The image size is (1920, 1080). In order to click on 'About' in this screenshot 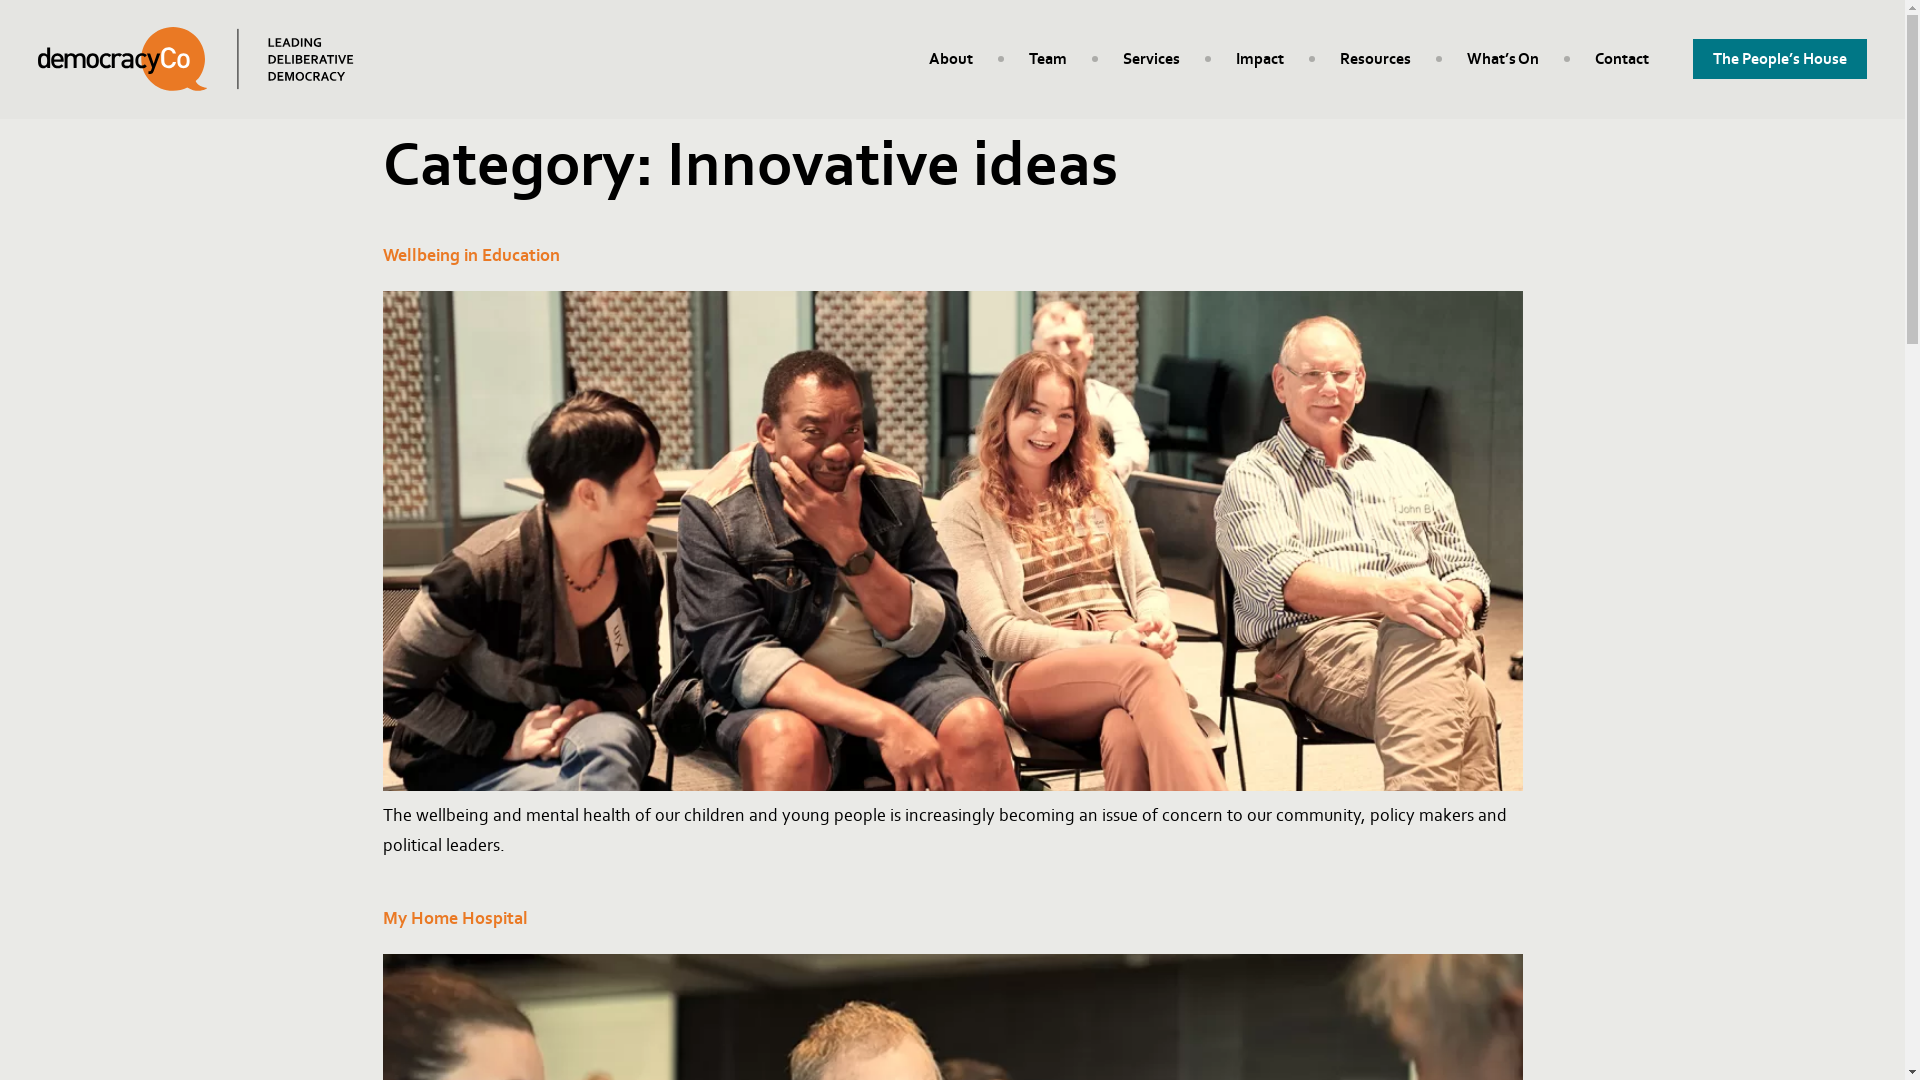, I will do `click(949, 57)`.